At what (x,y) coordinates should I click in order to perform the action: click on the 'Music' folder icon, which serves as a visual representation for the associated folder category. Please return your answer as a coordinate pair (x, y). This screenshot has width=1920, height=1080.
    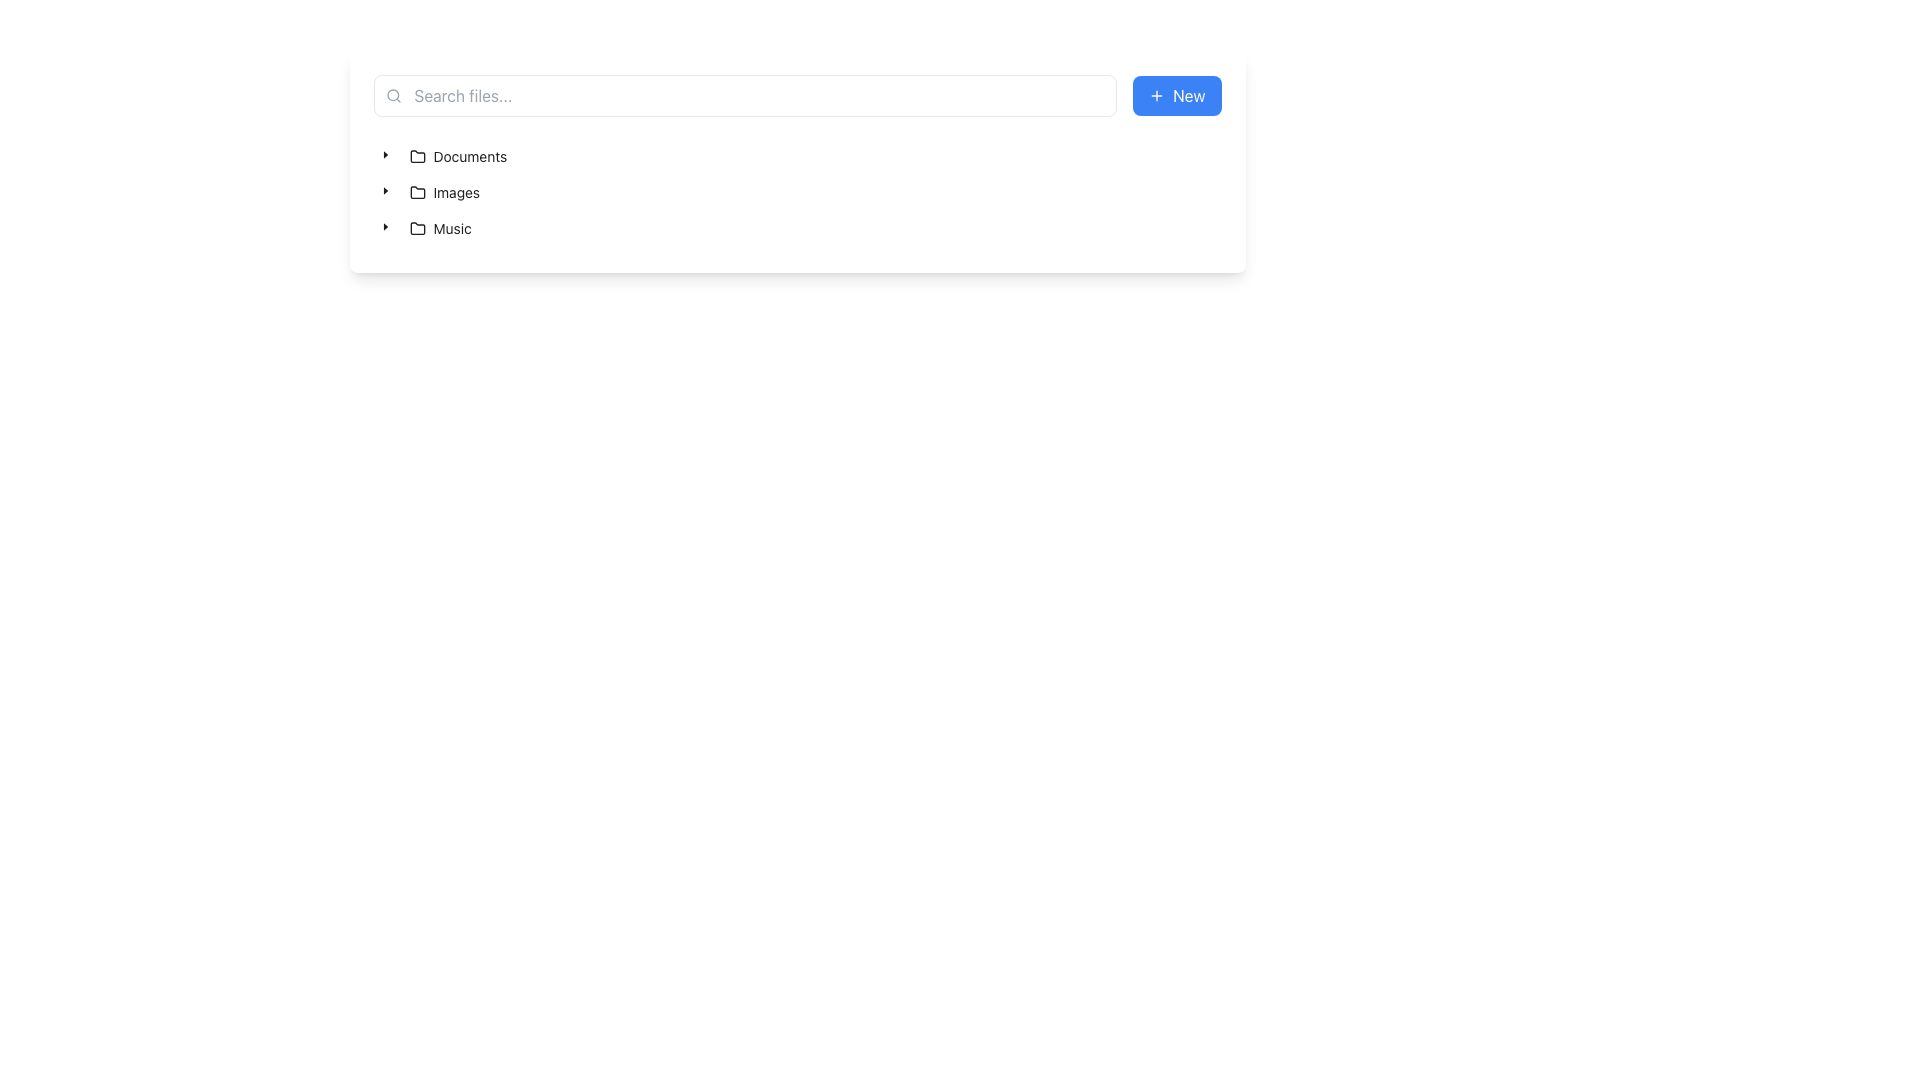
    Looking at the image, I should click on (416, 227).